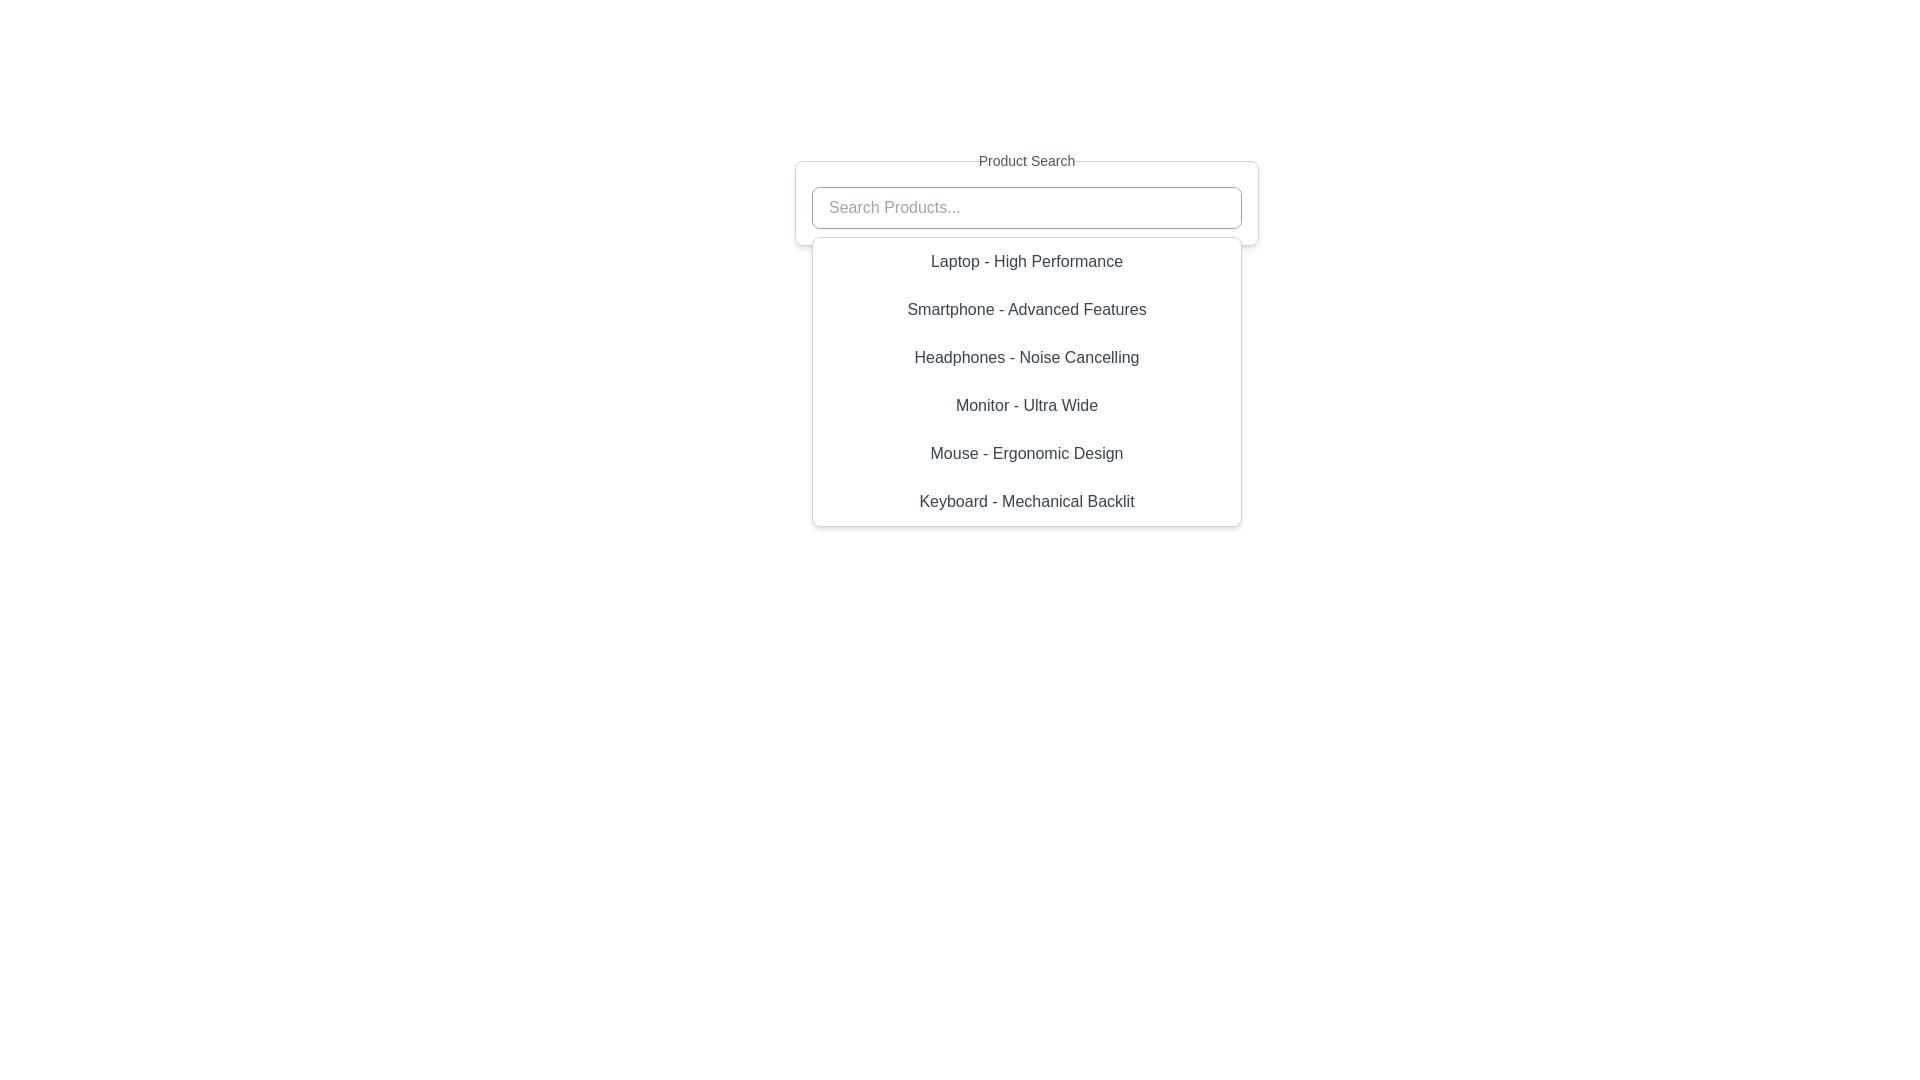 Image resolution: width=1920 pixels, height=1080 pixels. What do you see at coordinates (1027, 454) in the screenshot?
I see `the menu item displaying 'Mouse - Ergonomic Design', which is the fifth item in the dropdown list` at bounding box center [1027, 454].